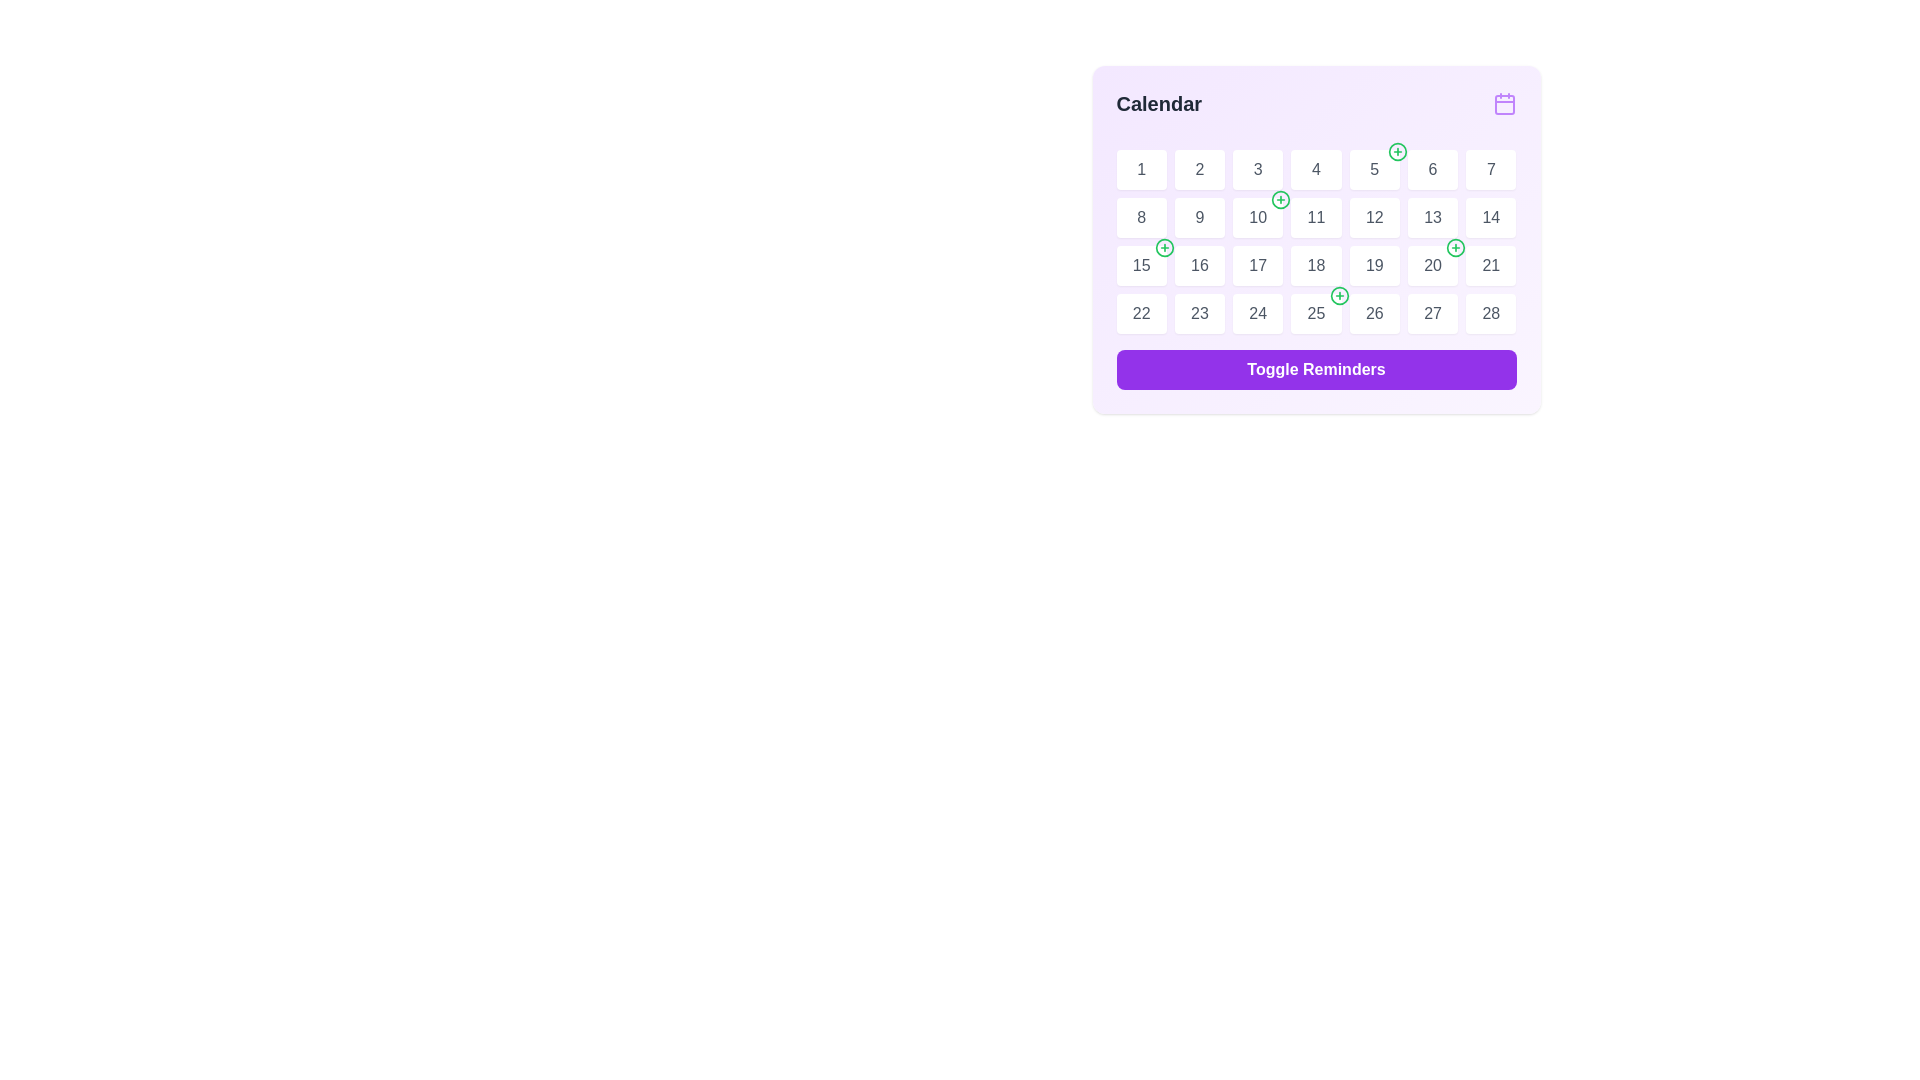  What do you see at coordinates (1141, 168) in the screenshot?
I see `the numeral '1' displayed in a gray-colored font within a white circular button located at the top-left section of the calendar grid layout` at bounding box center [1141, 168].